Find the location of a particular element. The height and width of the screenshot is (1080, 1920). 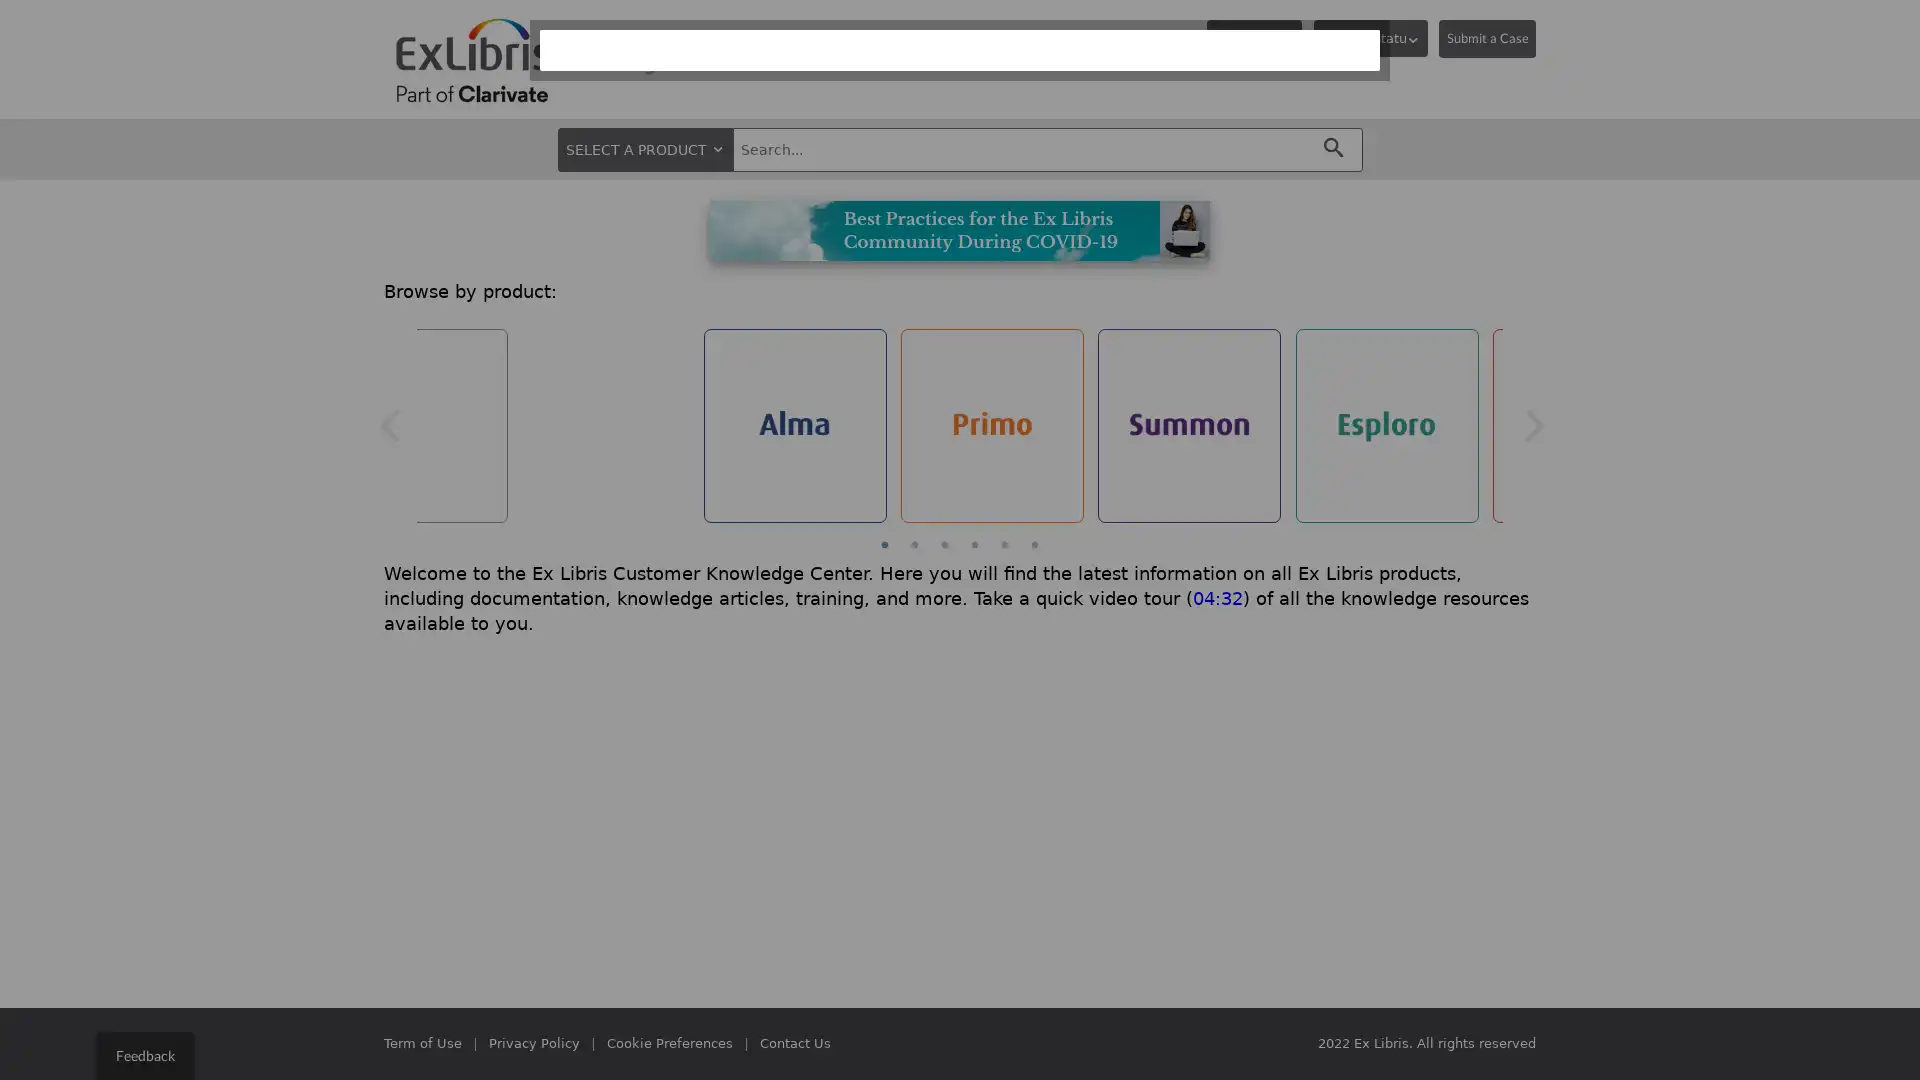

Previous is located at coordinates (389, 424).